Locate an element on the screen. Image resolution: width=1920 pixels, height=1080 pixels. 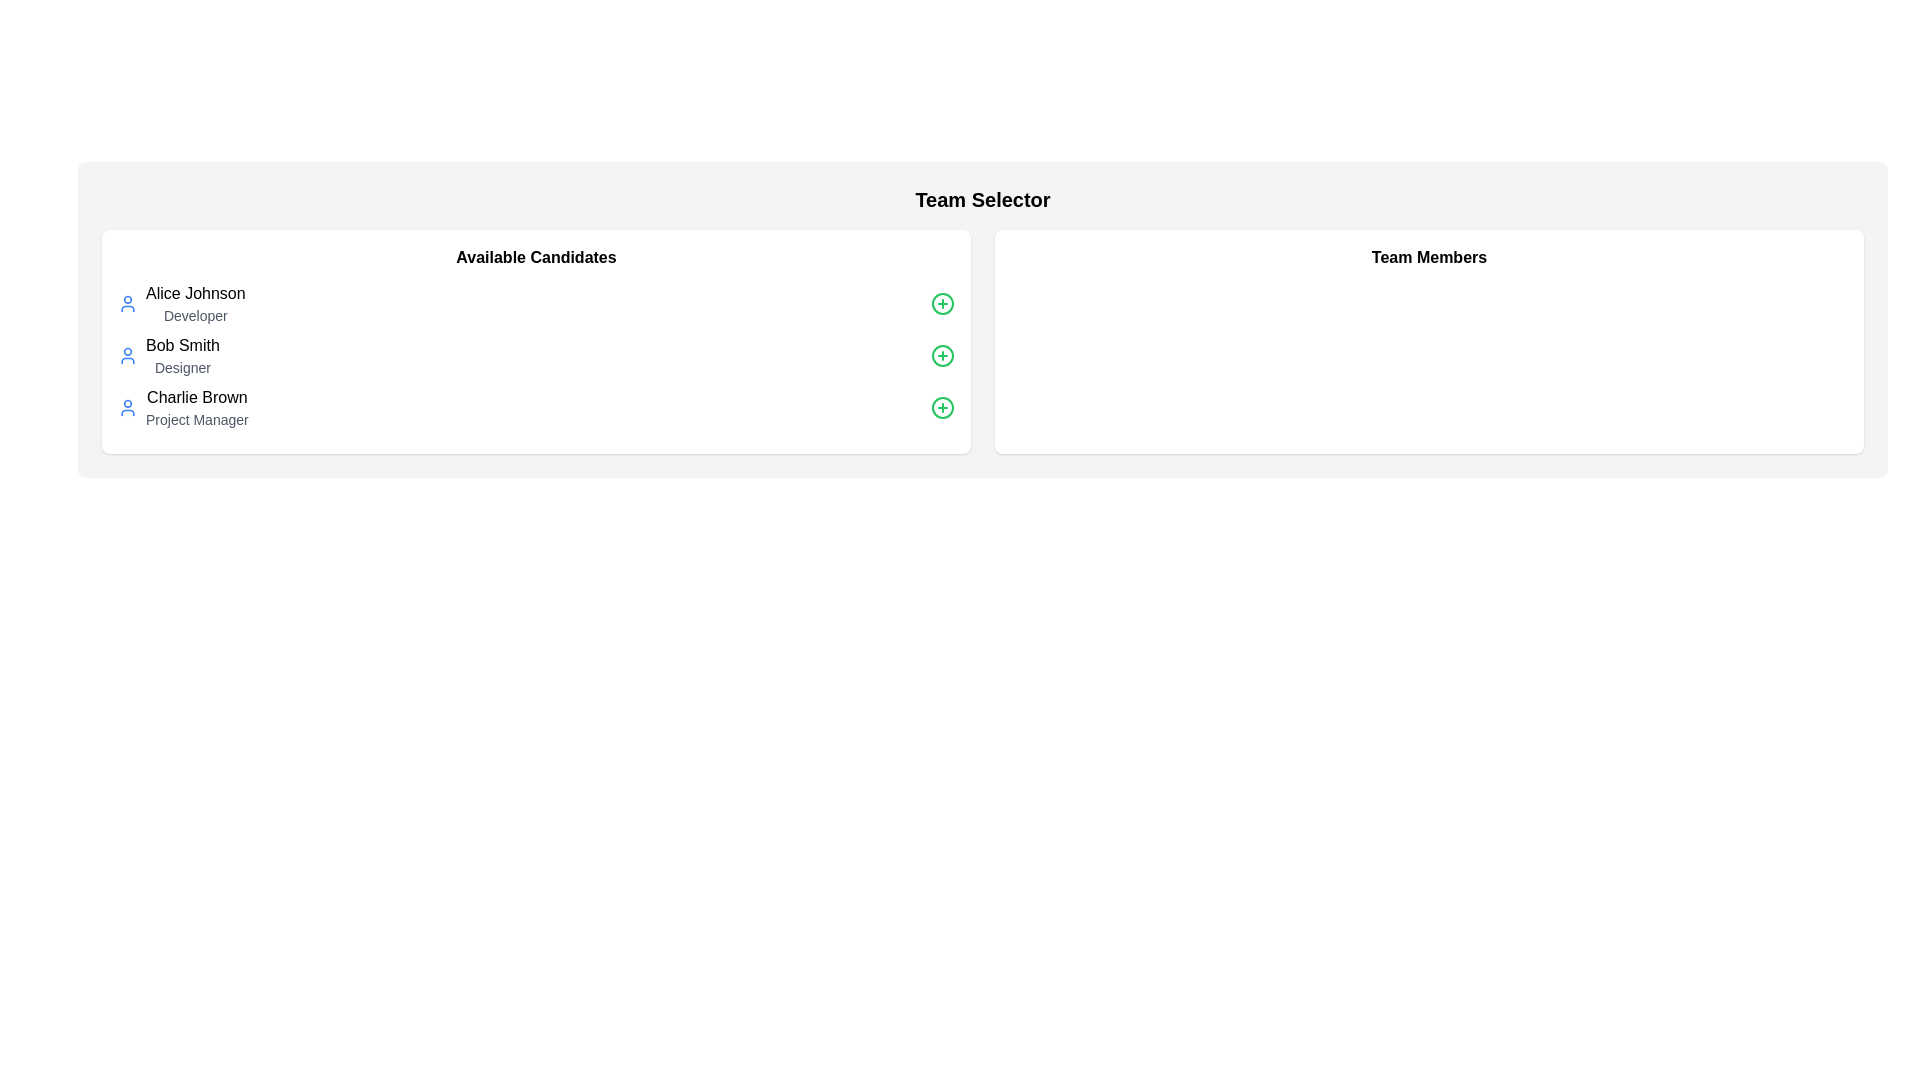
the green circular icon button with a plus sign located in the top-right corner of the 'Available Candidates' section next to 'Alice Johnson' is located at coordinates (941, 304).